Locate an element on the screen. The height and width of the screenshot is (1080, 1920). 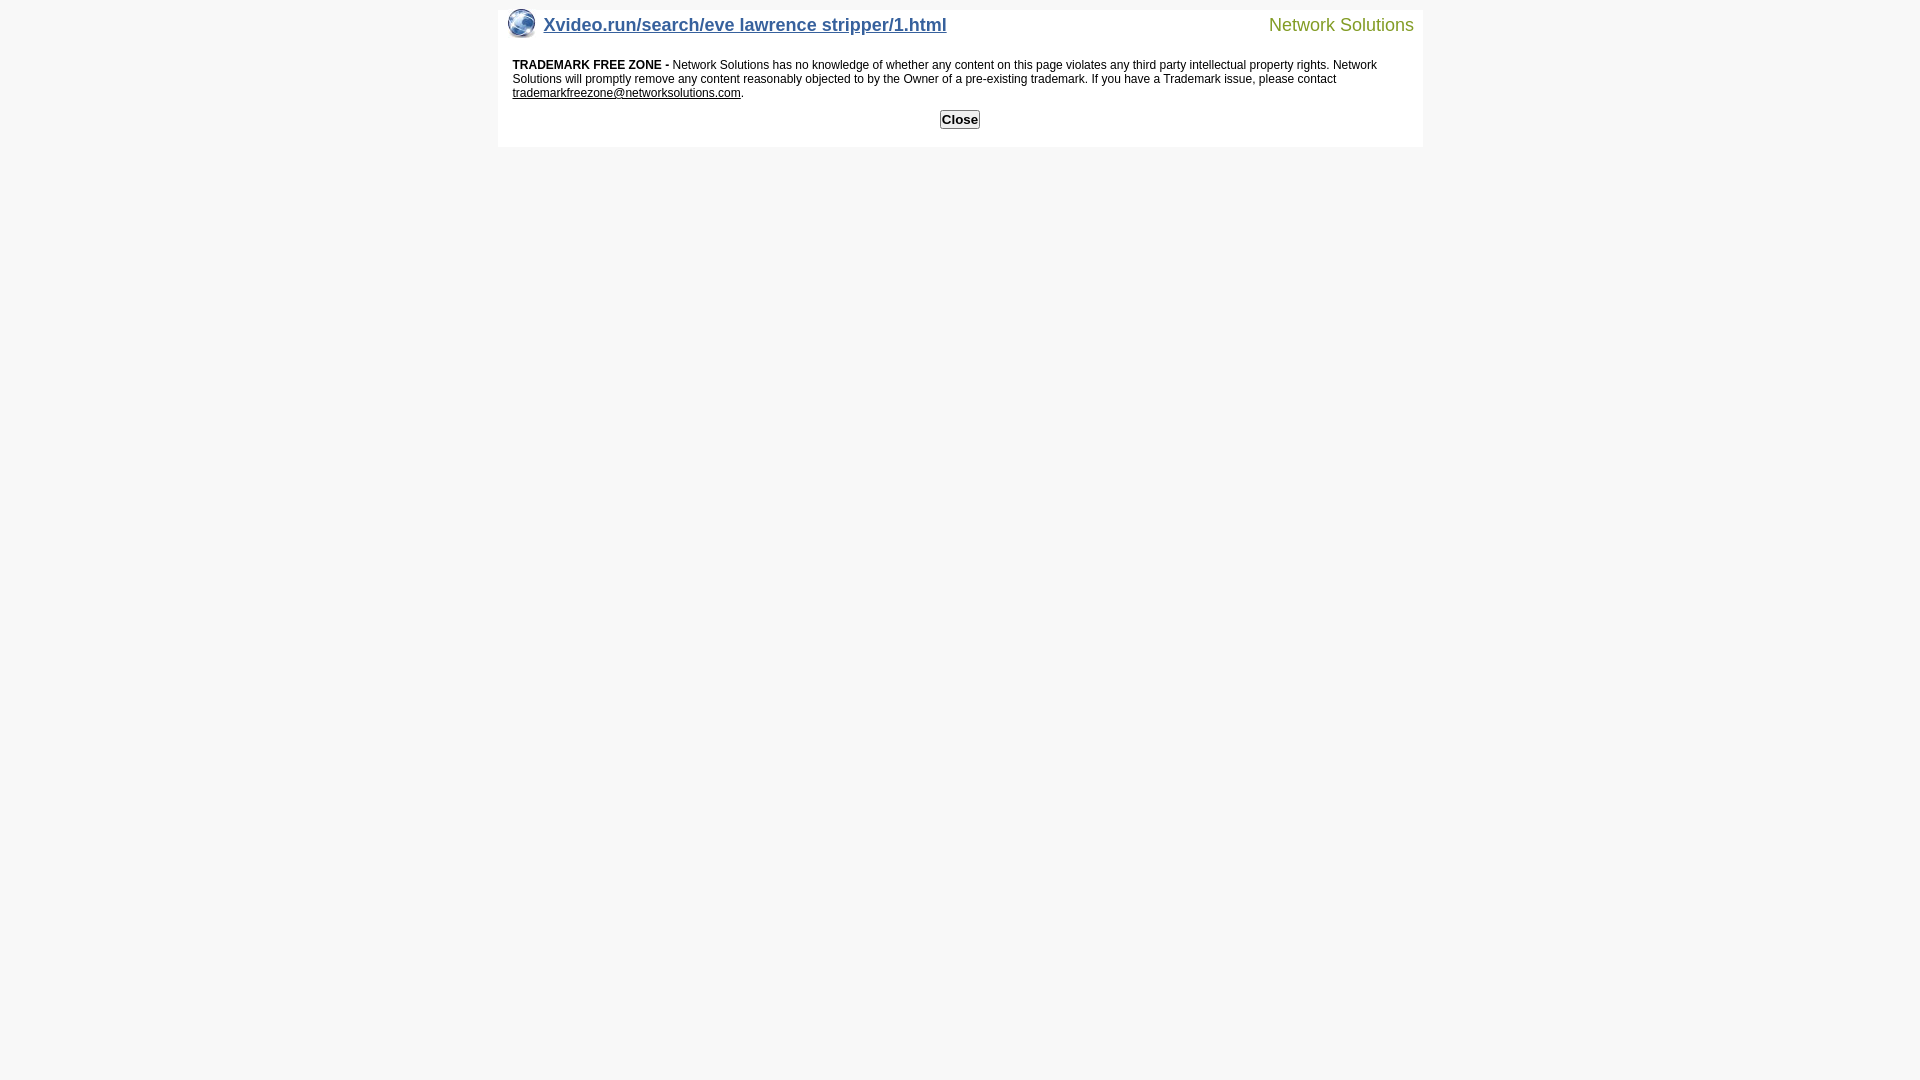
'trademarkfreezone@networksolutions.com' is located at coordinates (624, 92).